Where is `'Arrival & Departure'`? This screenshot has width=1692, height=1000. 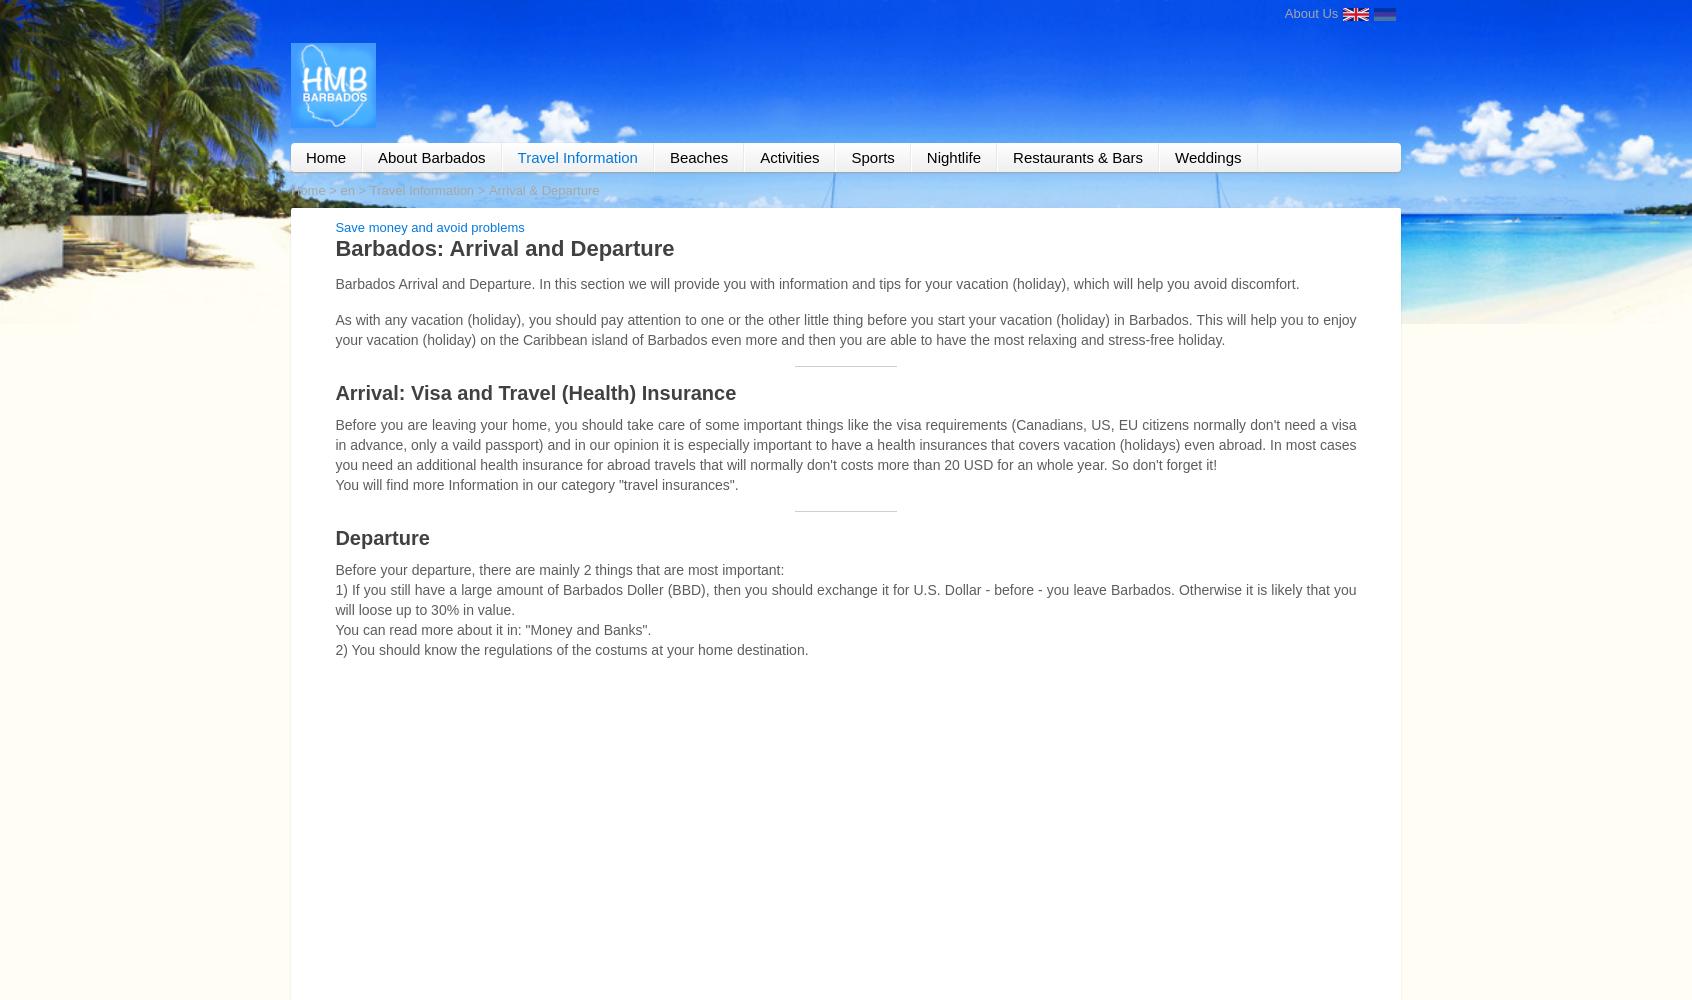 'Arrival & Departure' is located at coordinates (486, 188).